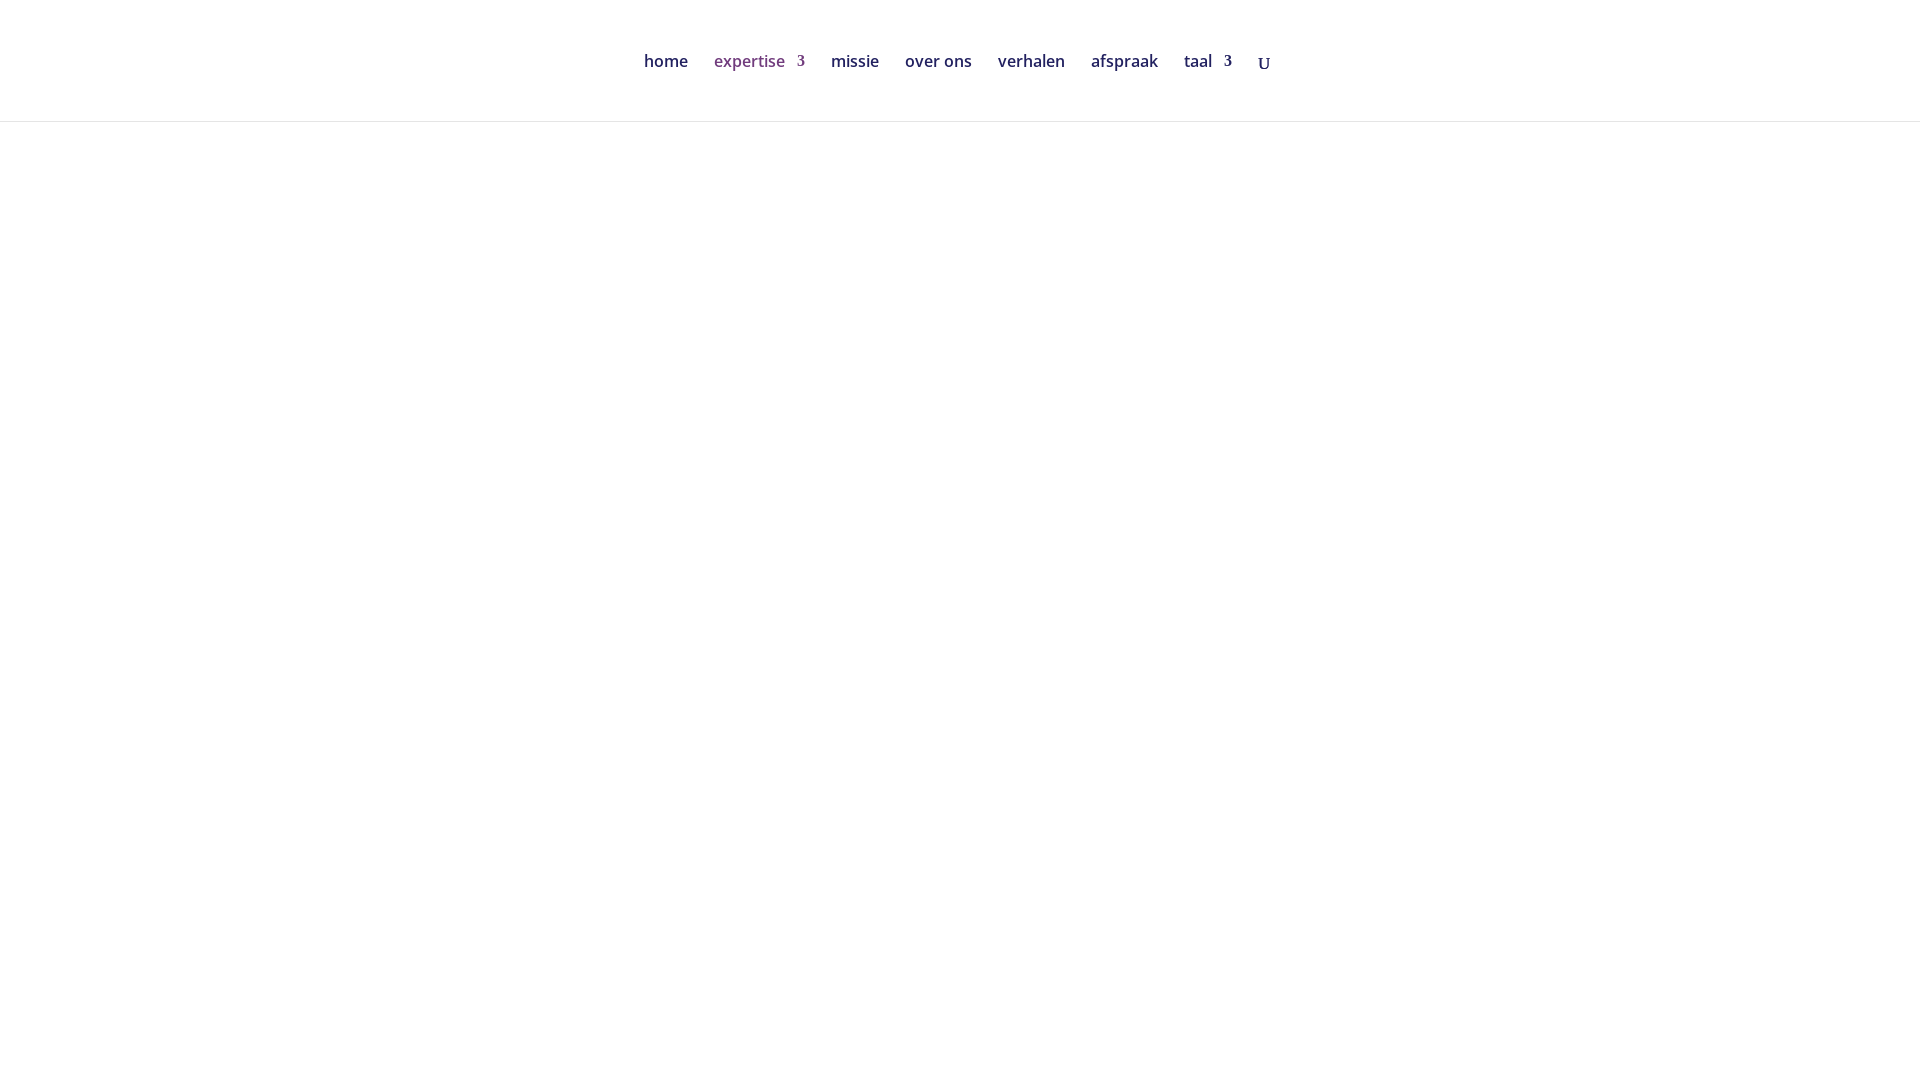 This screenshot has width=1920, height=1080. What do you see at coordinates (937, 86) in the screenshot?
I see `'over ons'` at bounding box center [937, 86].